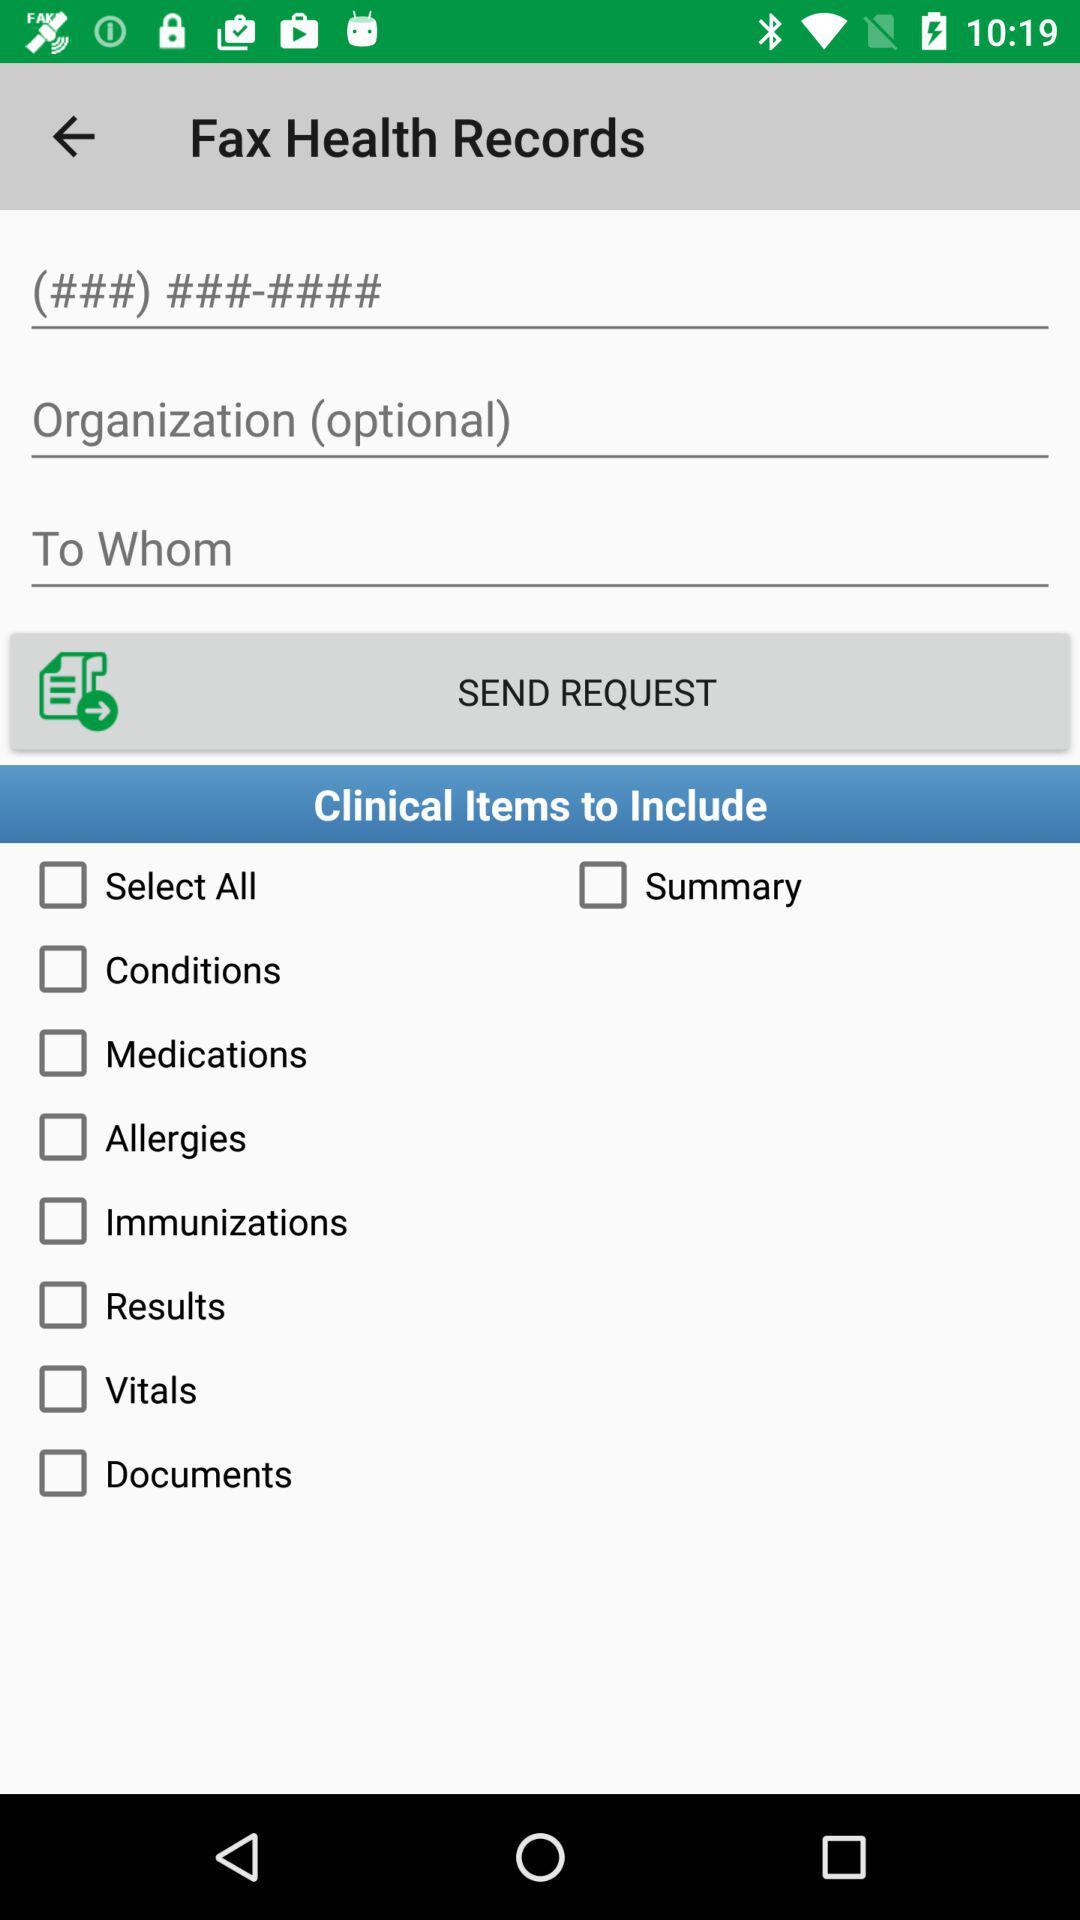  Describe the element at coordinates (540, 1137) in the screenshot. I see `the icon above the immunizations` at that location.